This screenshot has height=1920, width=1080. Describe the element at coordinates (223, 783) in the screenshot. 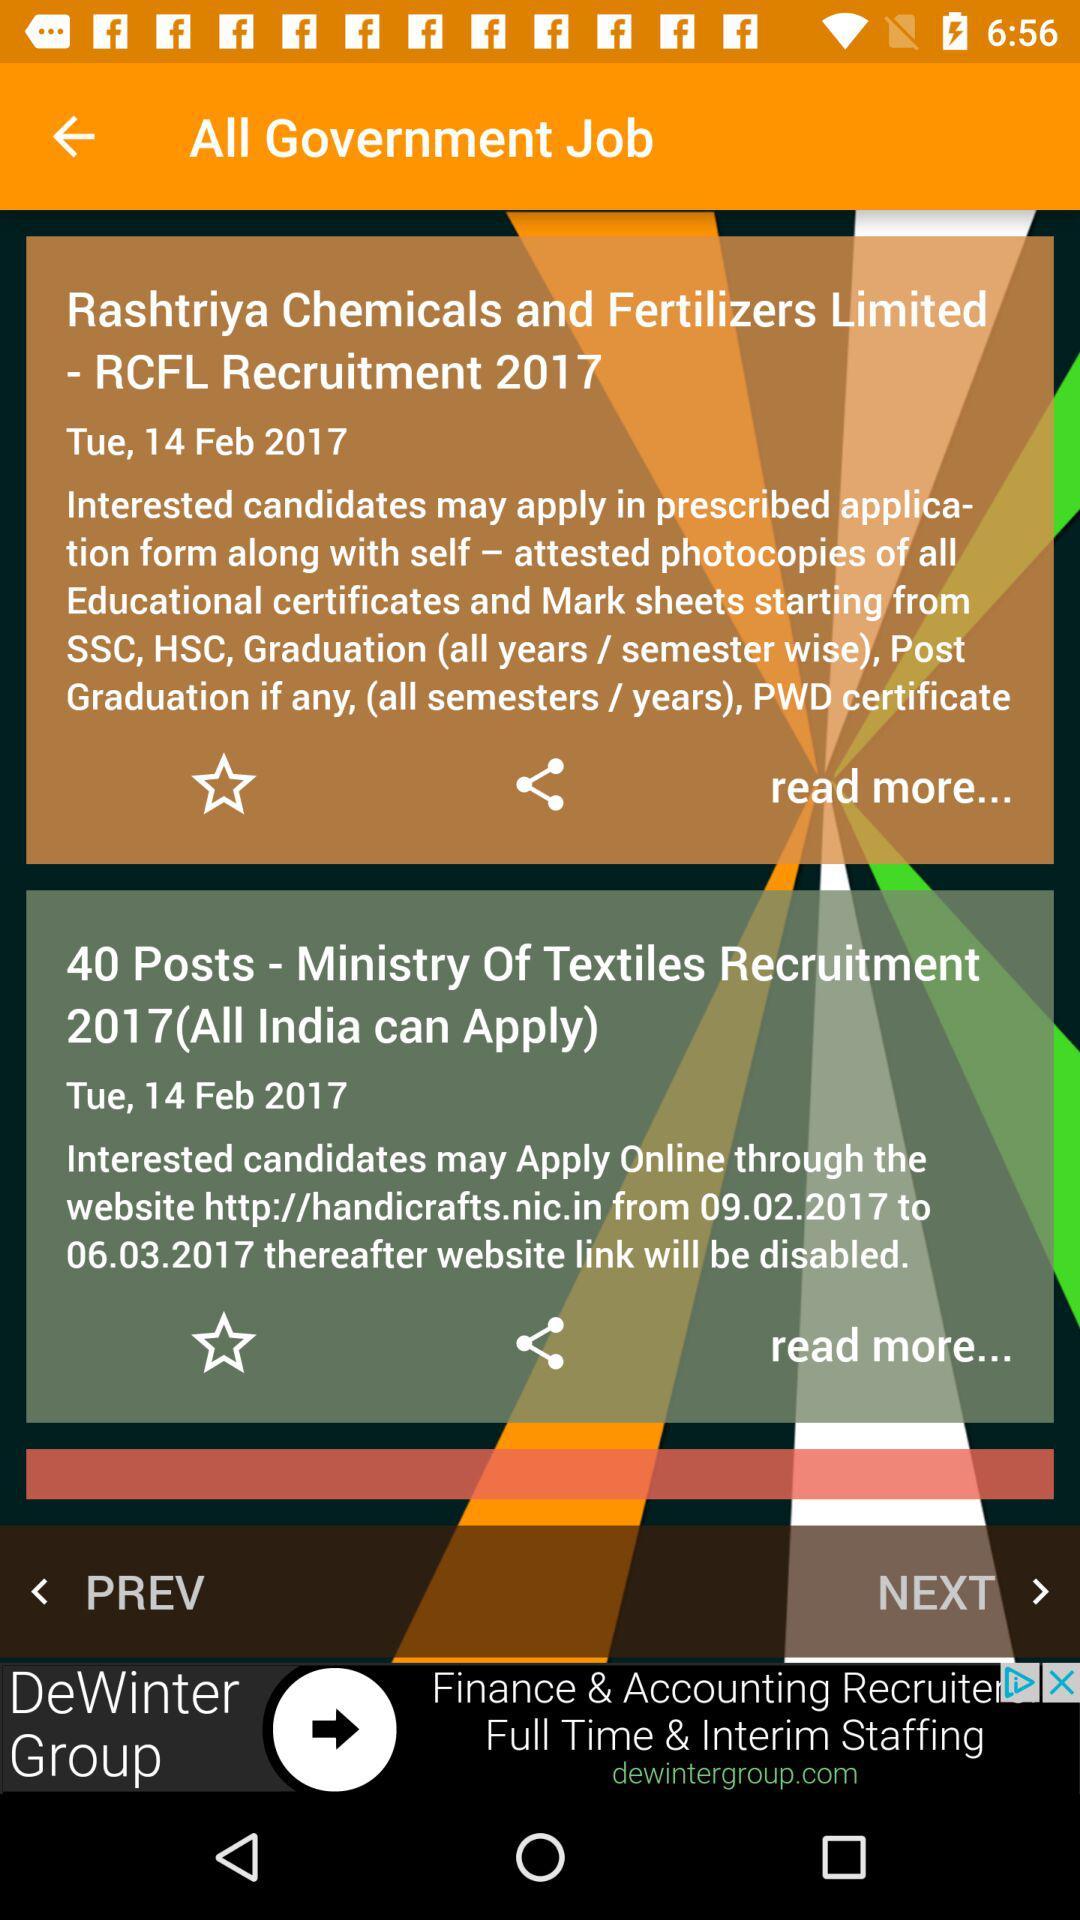

I see `star rating` at that location.